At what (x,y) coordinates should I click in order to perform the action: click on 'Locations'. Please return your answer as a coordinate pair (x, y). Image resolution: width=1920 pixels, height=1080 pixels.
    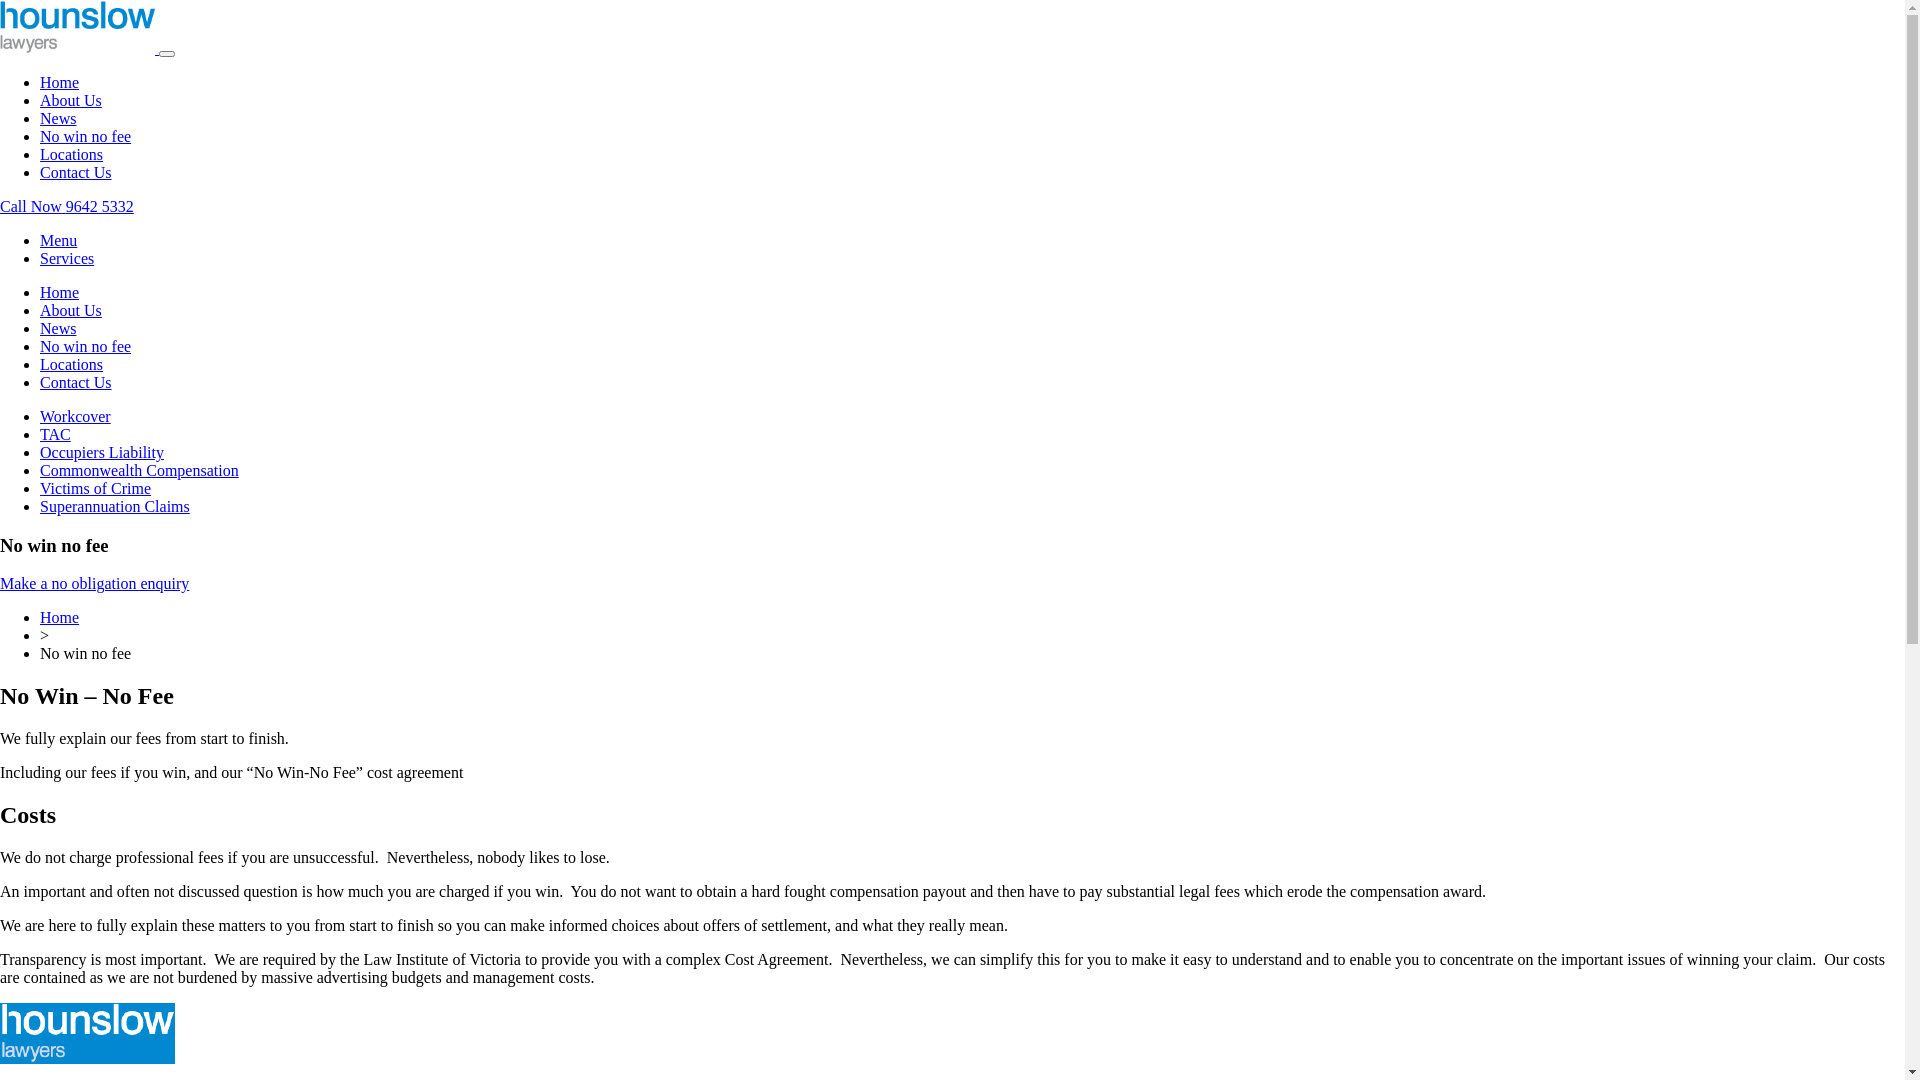
    Looking at the image, I should click on (71, 364).